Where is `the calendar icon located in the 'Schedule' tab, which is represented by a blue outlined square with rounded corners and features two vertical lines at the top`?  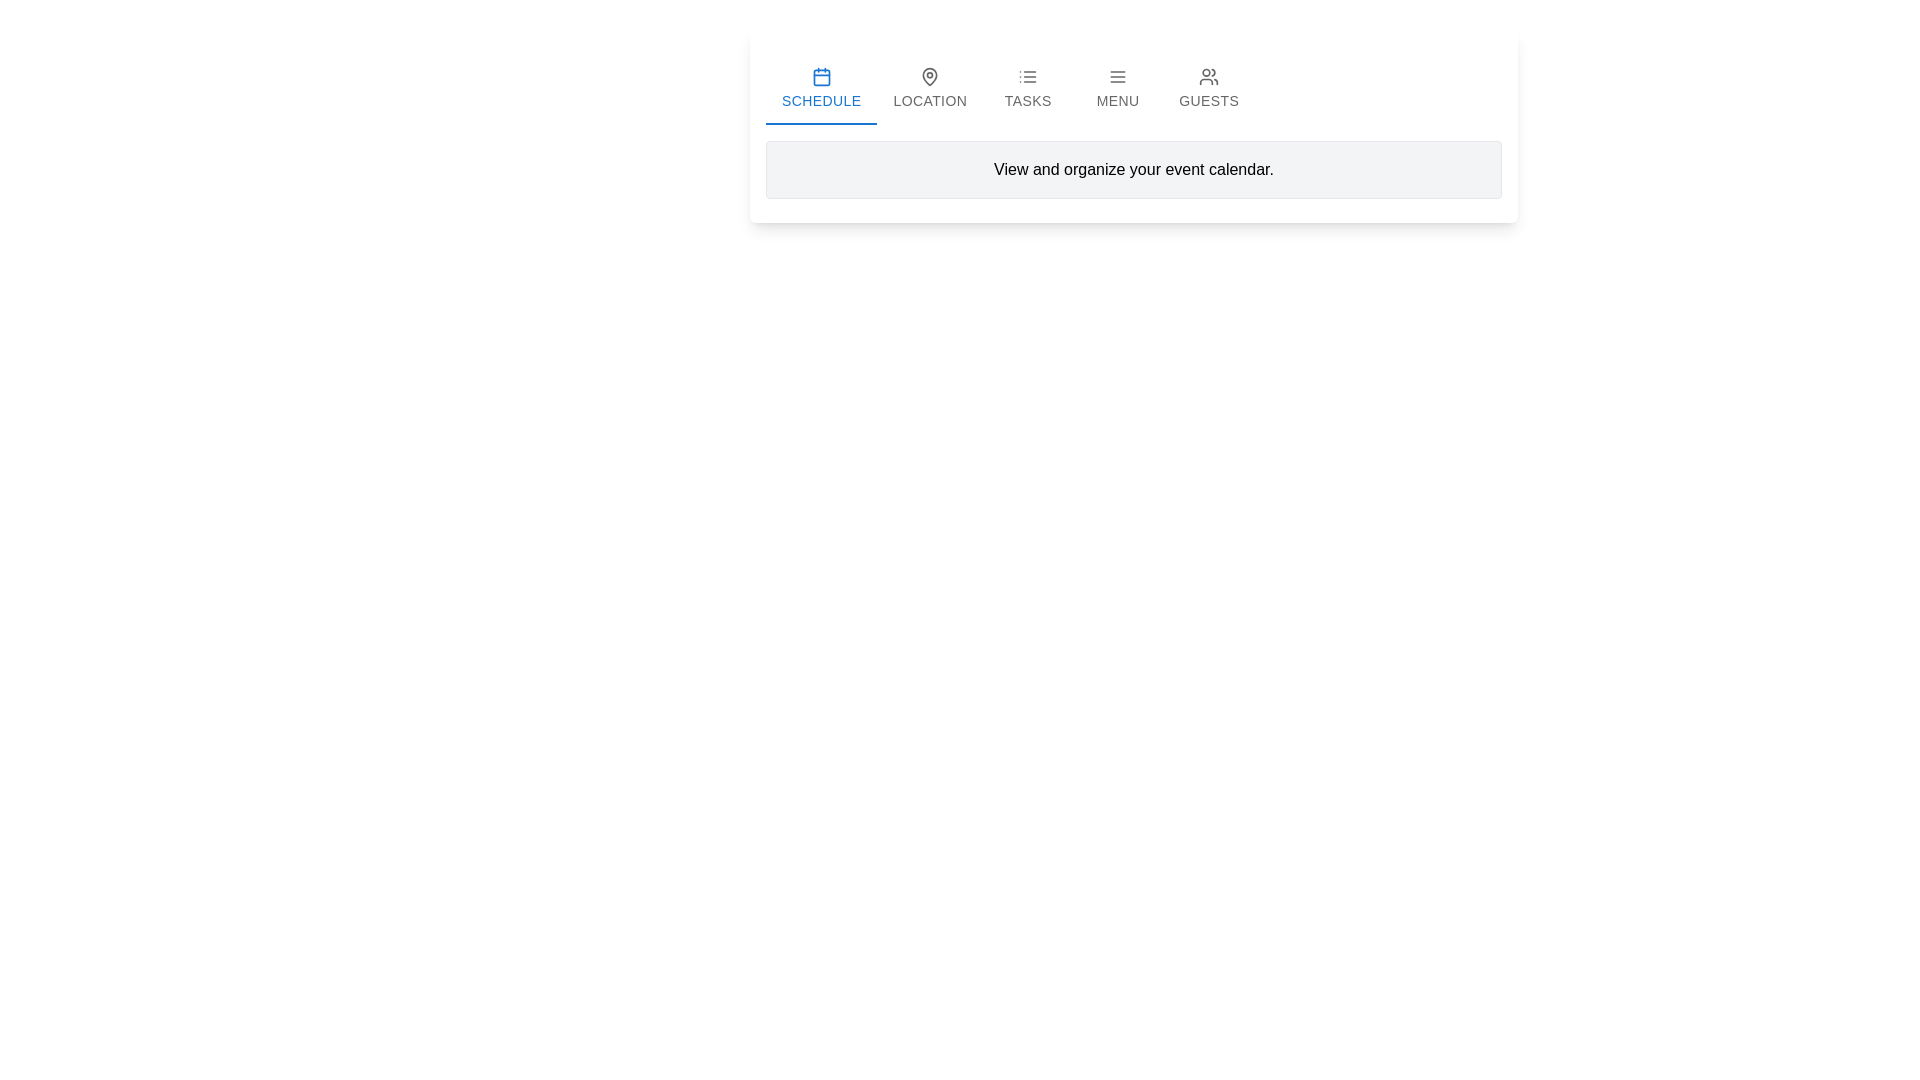 the calendar icon located in the 'Schedule' tab, which is represented by a blue outlined square with rounded corners and features two vertical lines at the top is located at coordinates (821, 76).